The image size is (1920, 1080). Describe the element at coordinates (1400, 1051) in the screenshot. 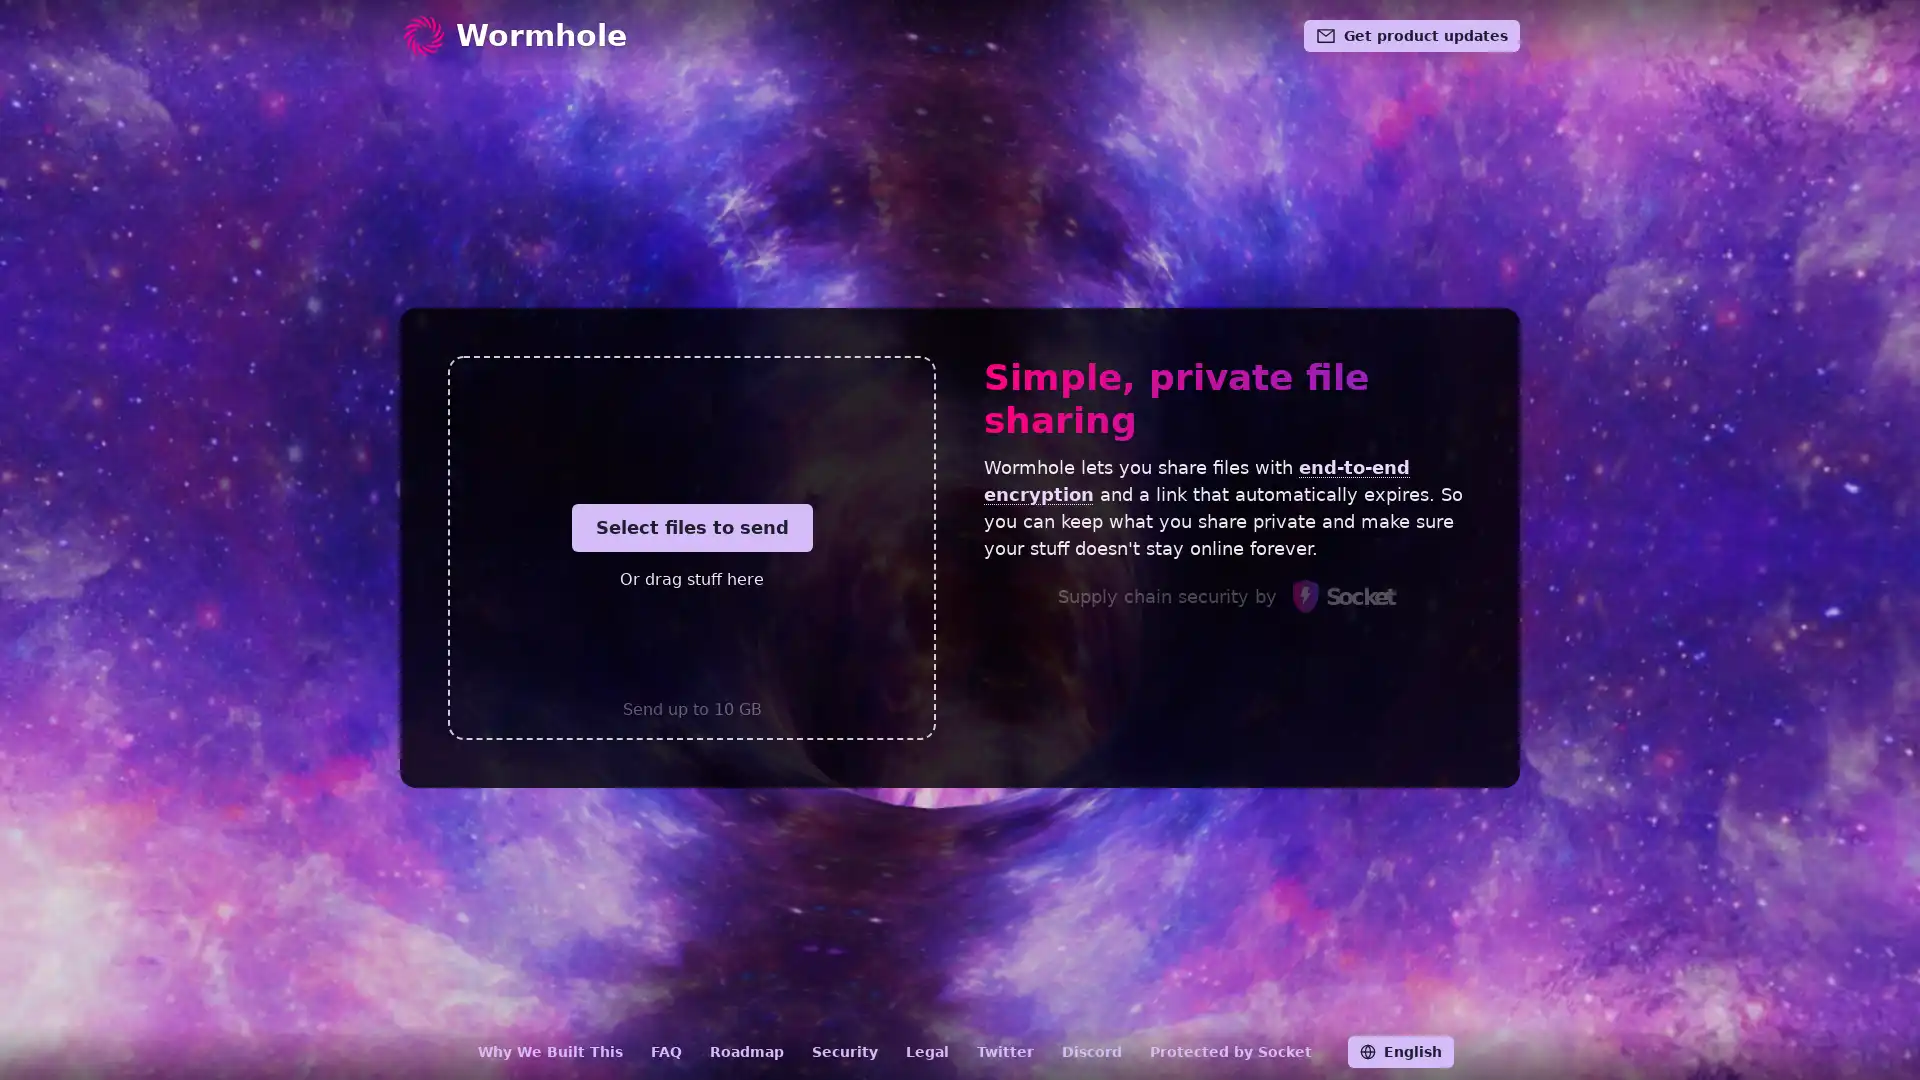

I see `English` at that location.